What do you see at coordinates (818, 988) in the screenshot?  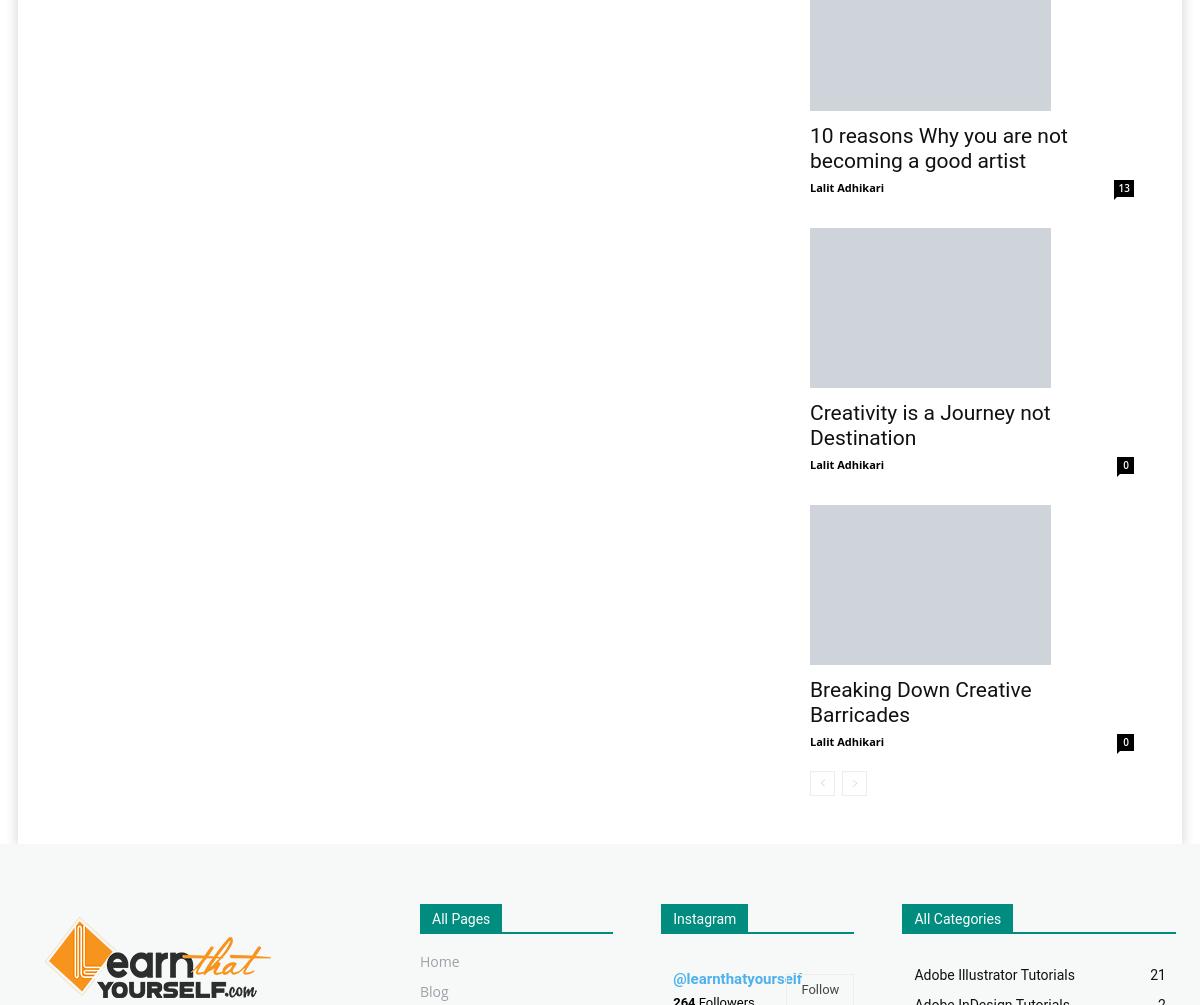 I see `'Follow'` at bounding box center [818, 988].